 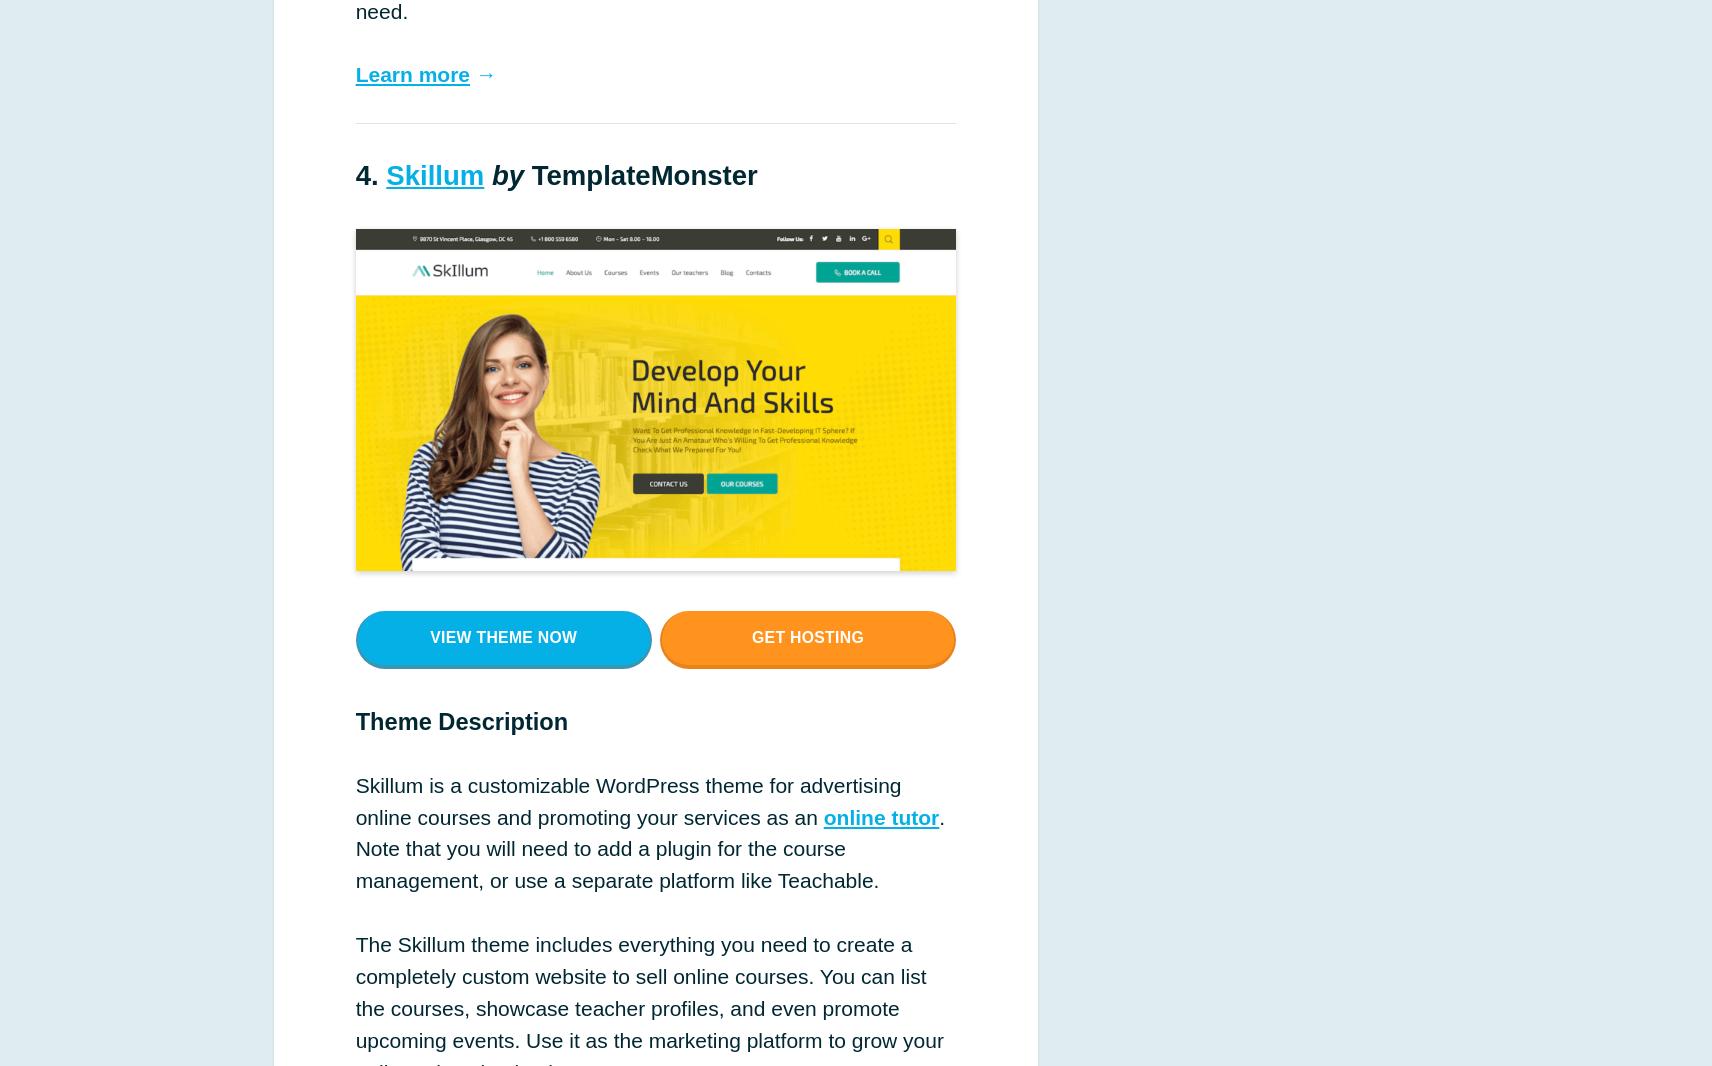 I want to click on 'by', so click(x=506, y=174).